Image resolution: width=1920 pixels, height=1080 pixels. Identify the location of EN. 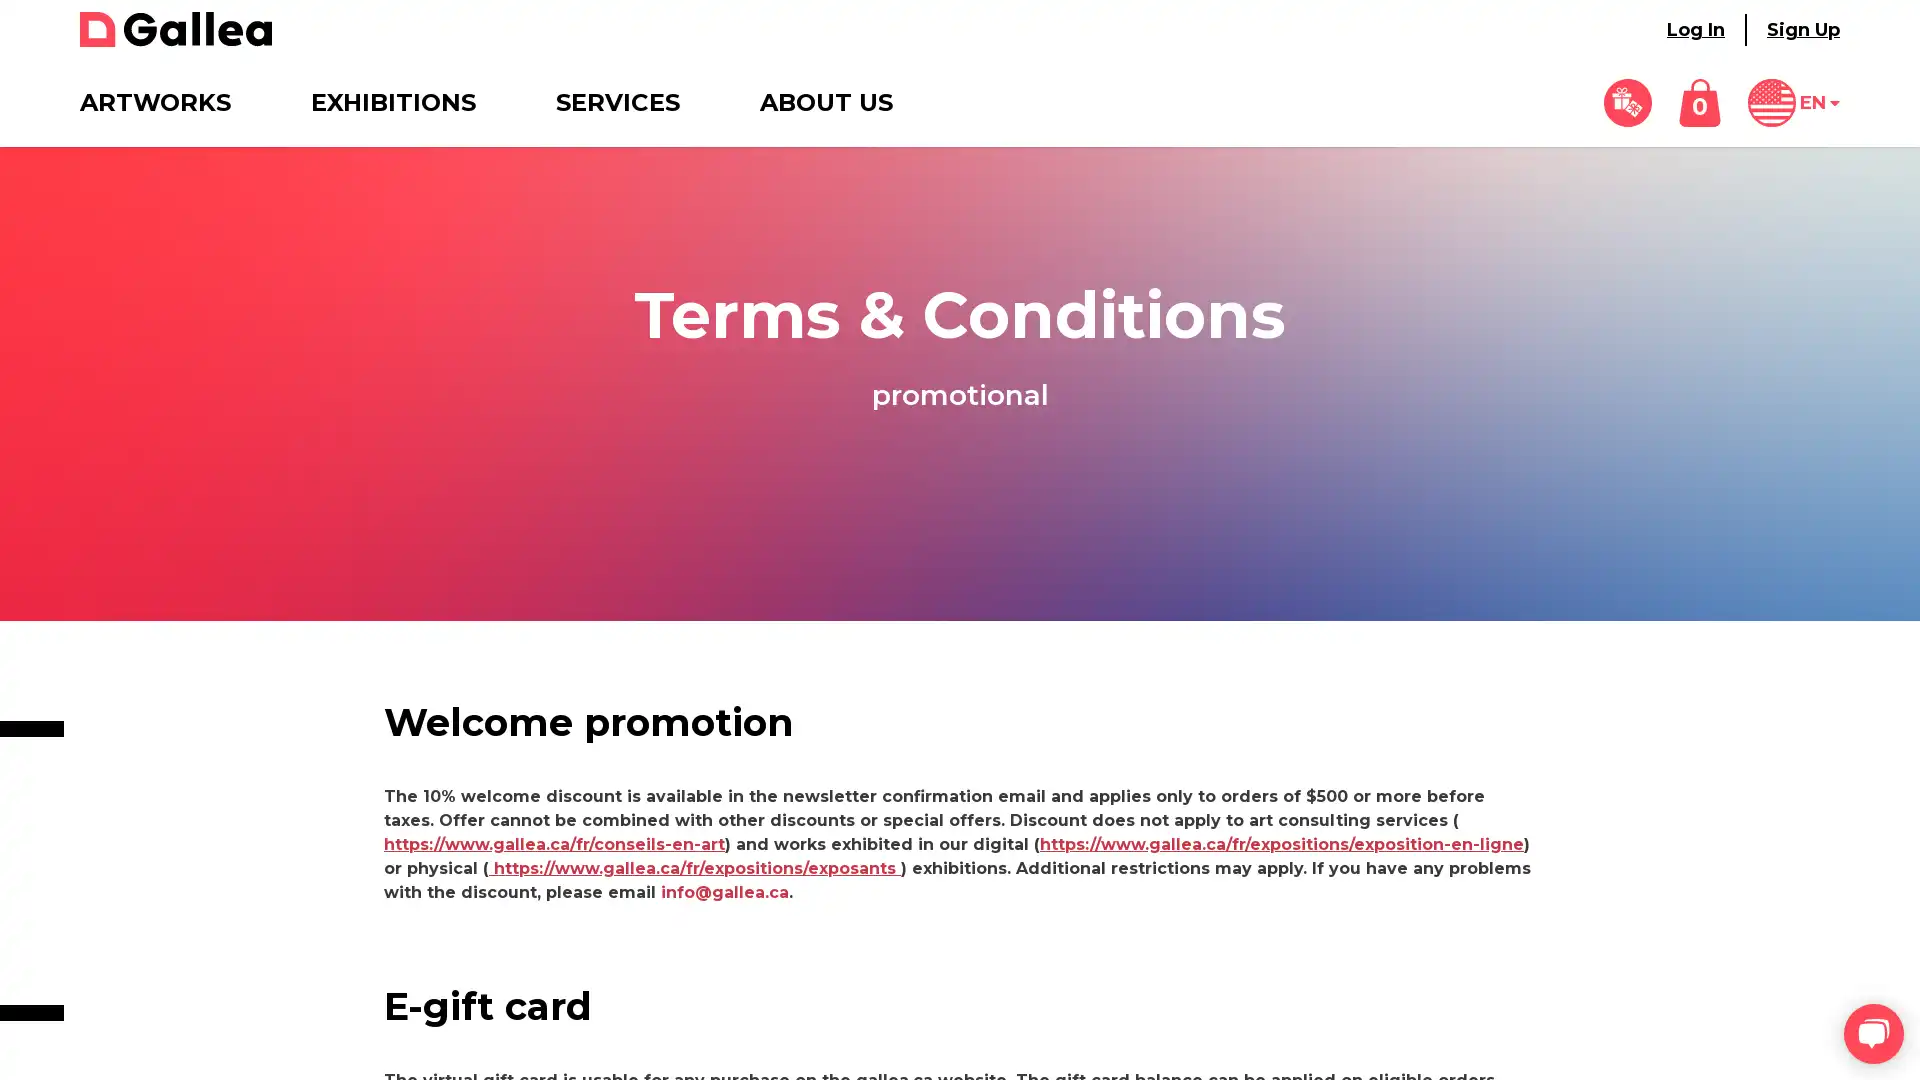
(1794, 103).